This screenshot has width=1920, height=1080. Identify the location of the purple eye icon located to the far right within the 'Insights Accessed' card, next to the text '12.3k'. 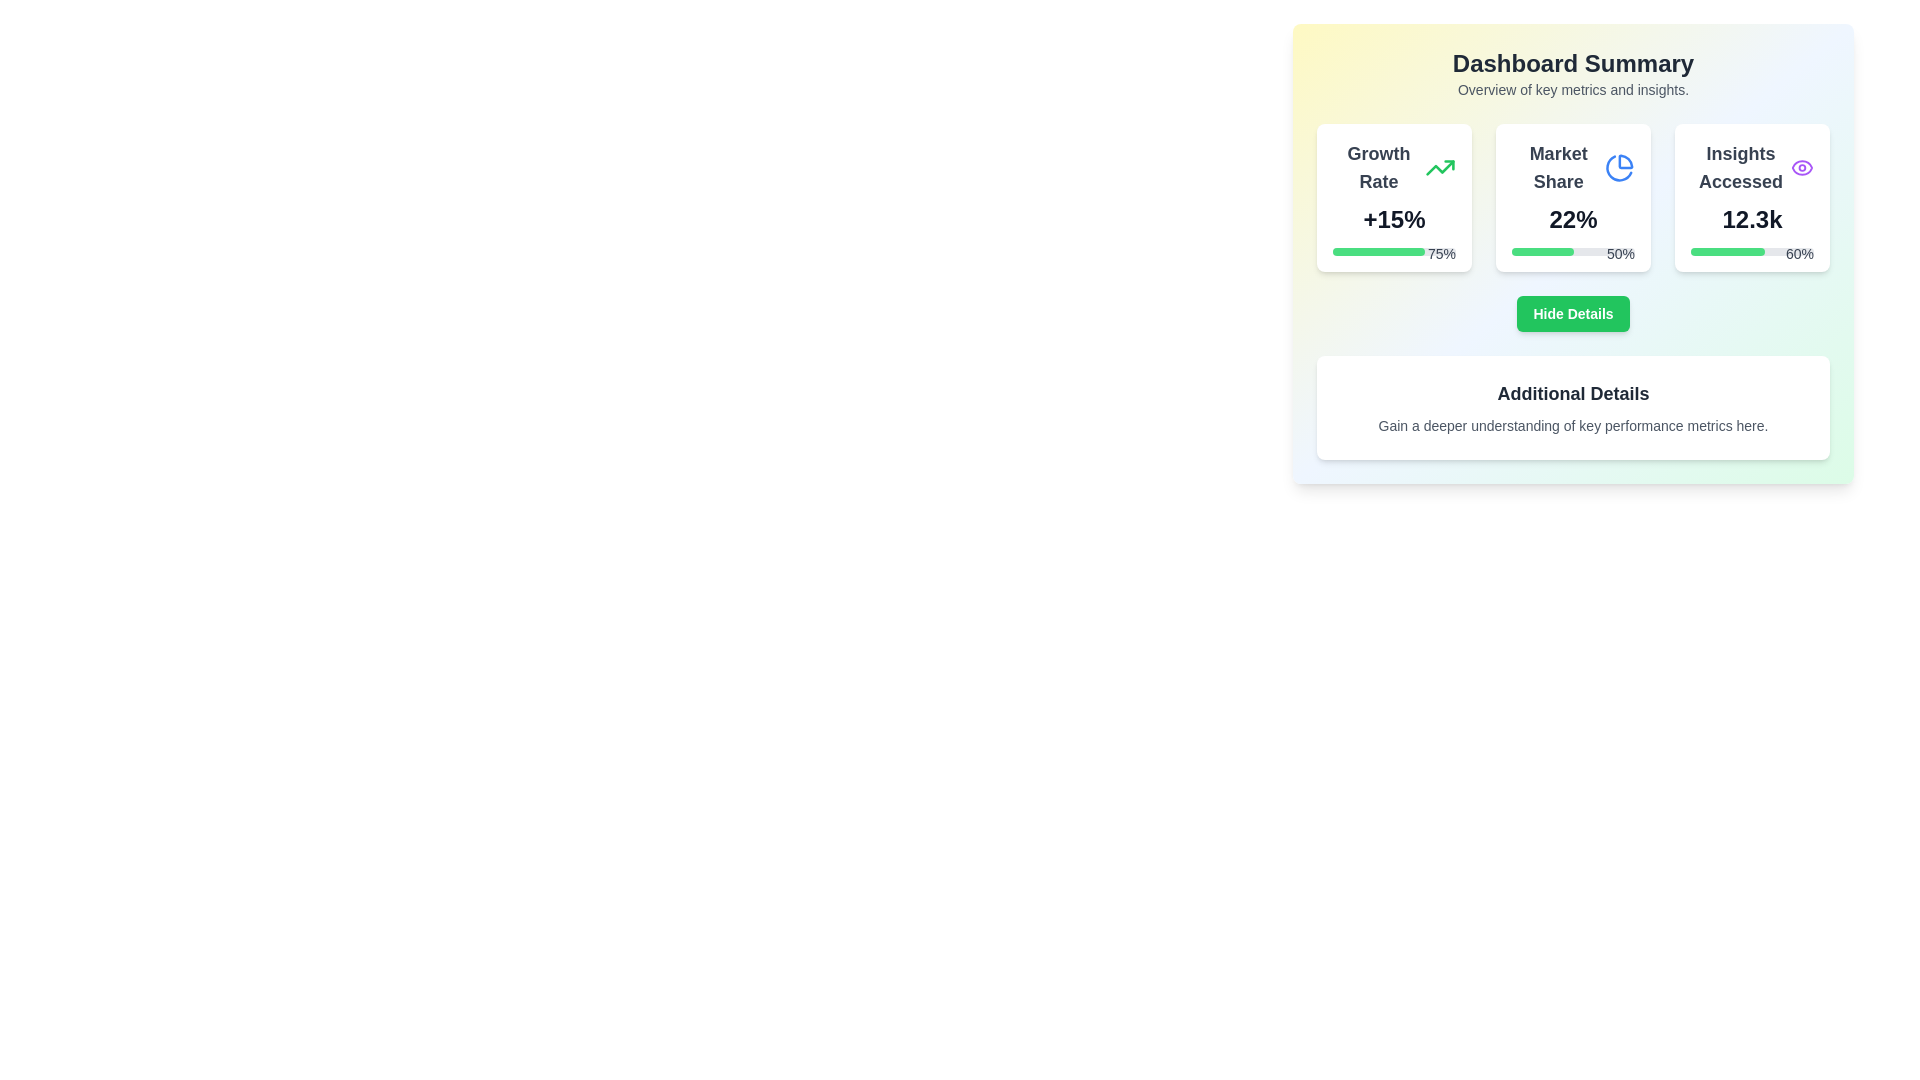
(1802, 167).